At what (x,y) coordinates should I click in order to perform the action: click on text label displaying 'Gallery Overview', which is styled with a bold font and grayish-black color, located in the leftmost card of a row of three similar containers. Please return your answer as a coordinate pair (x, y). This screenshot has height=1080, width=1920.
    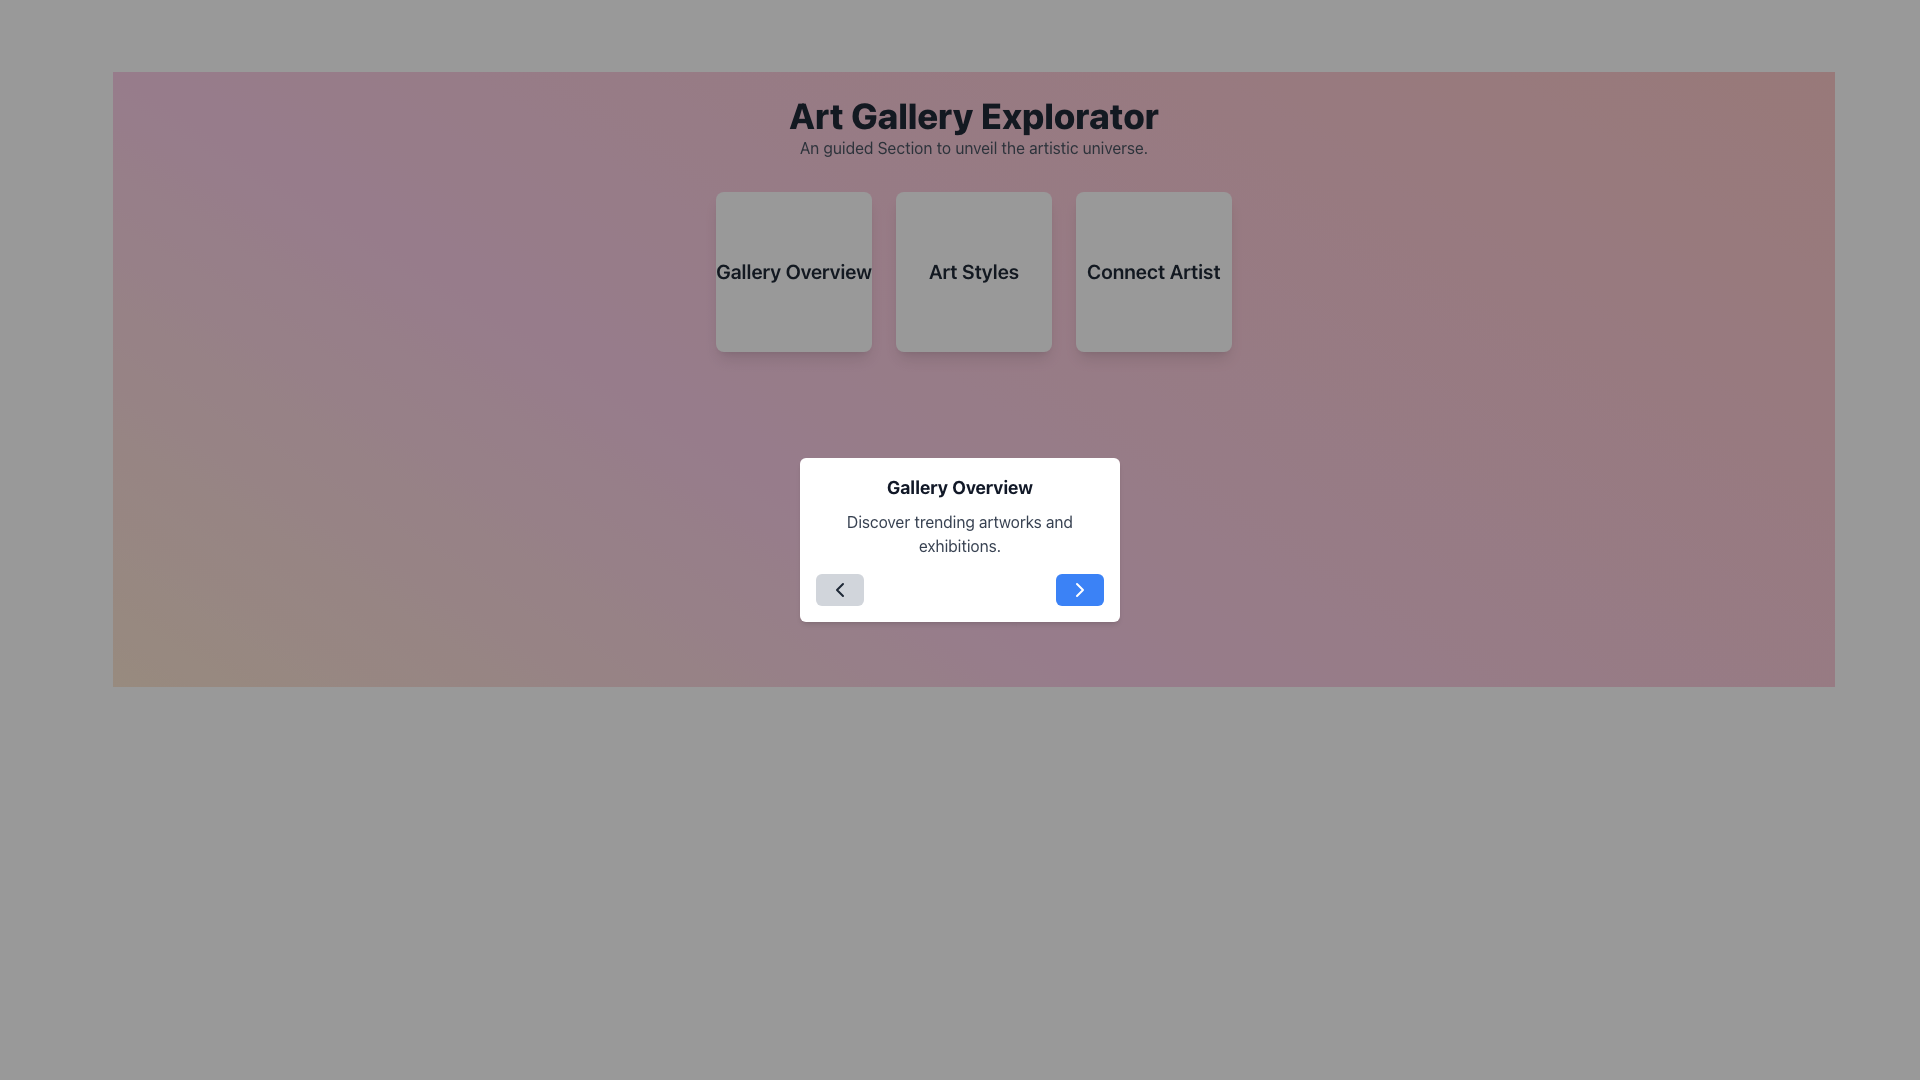
    Looking at the image, I should click on (793, 272).